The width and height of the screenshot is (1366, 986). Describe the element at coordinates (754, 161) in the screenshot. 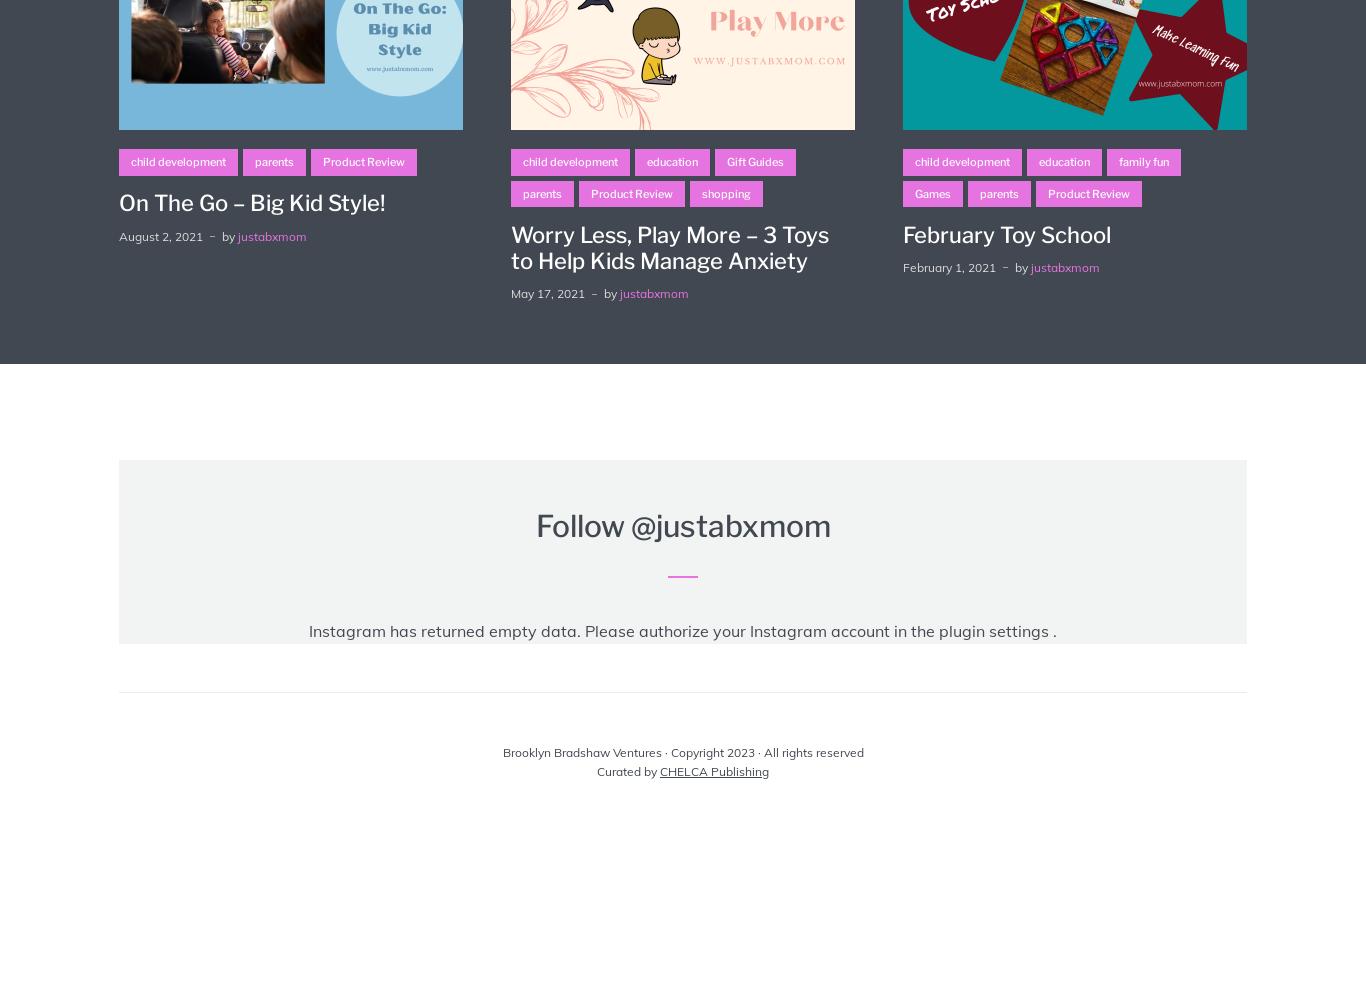

I see `'Gift Guides'` at that location.